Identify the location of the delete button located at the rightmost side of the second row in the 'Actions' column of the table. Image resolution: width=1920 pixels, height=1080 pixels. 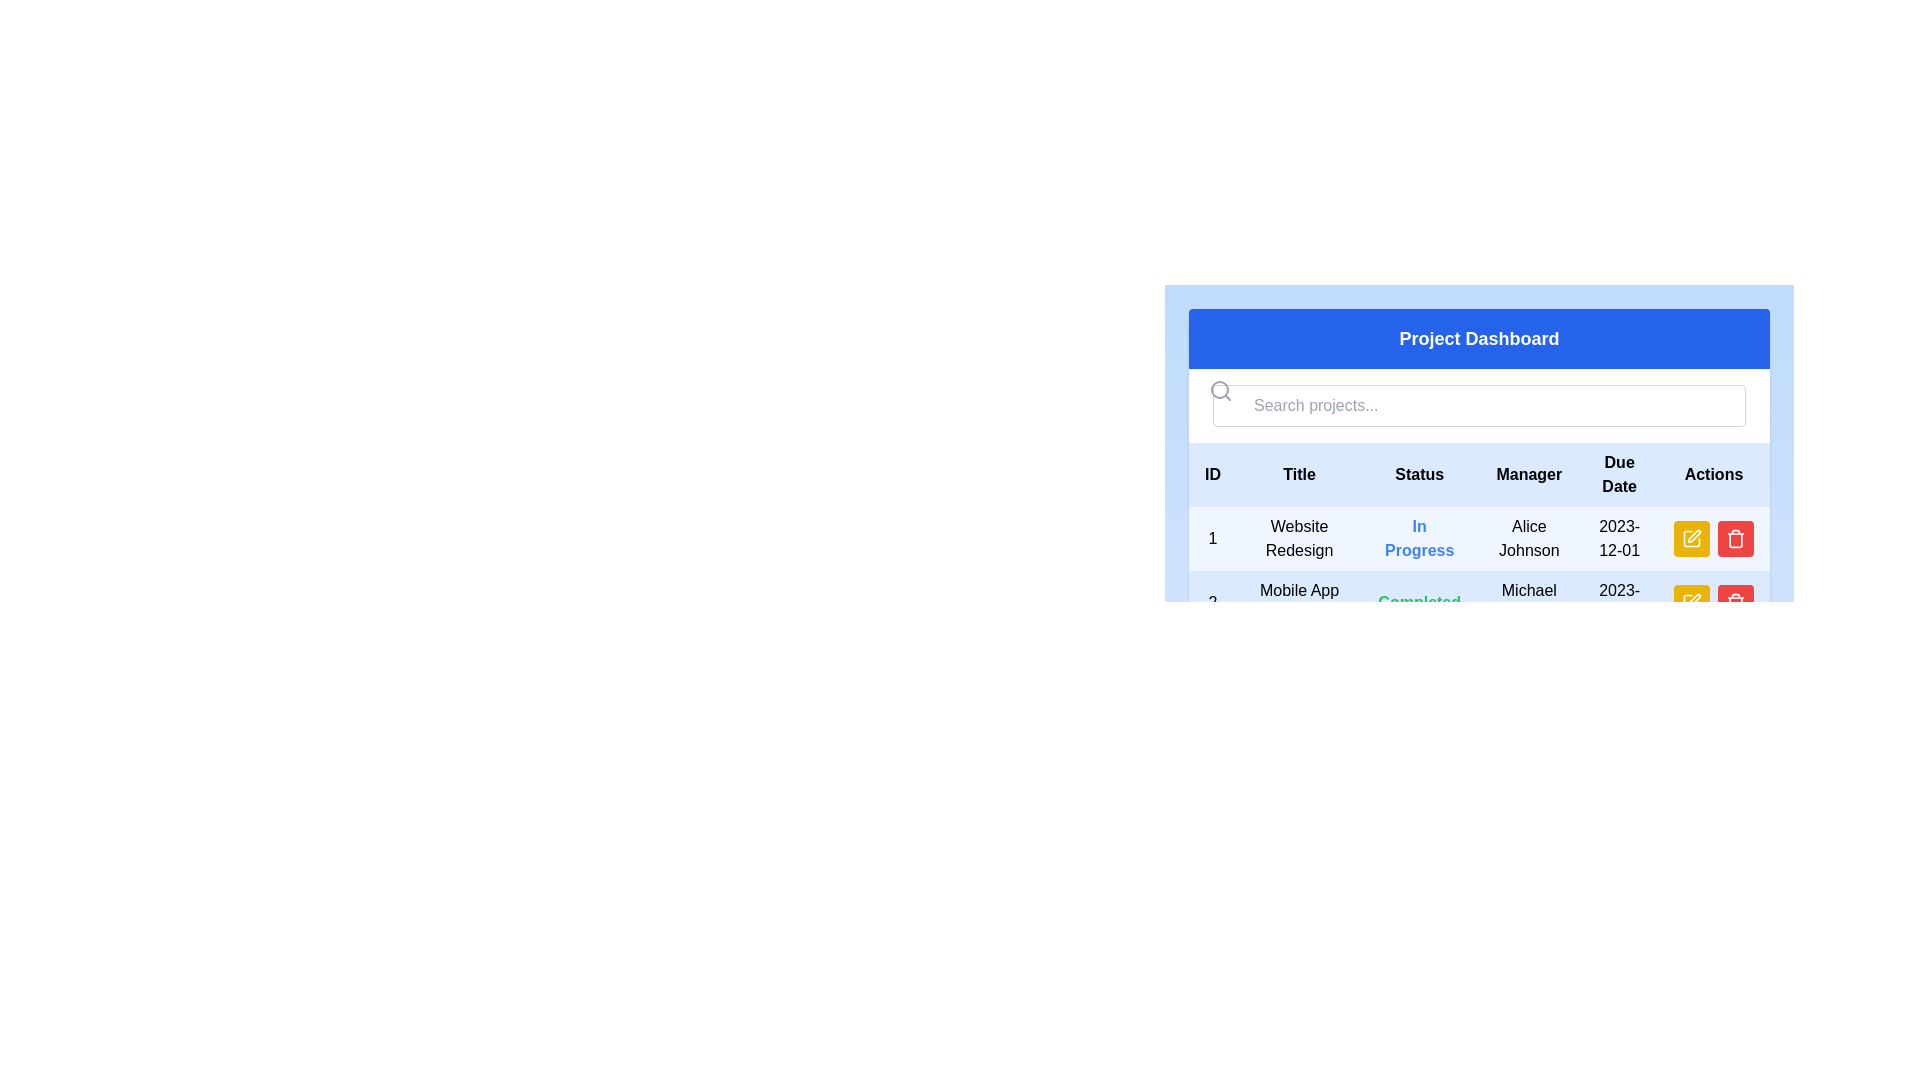
(1735, 601).